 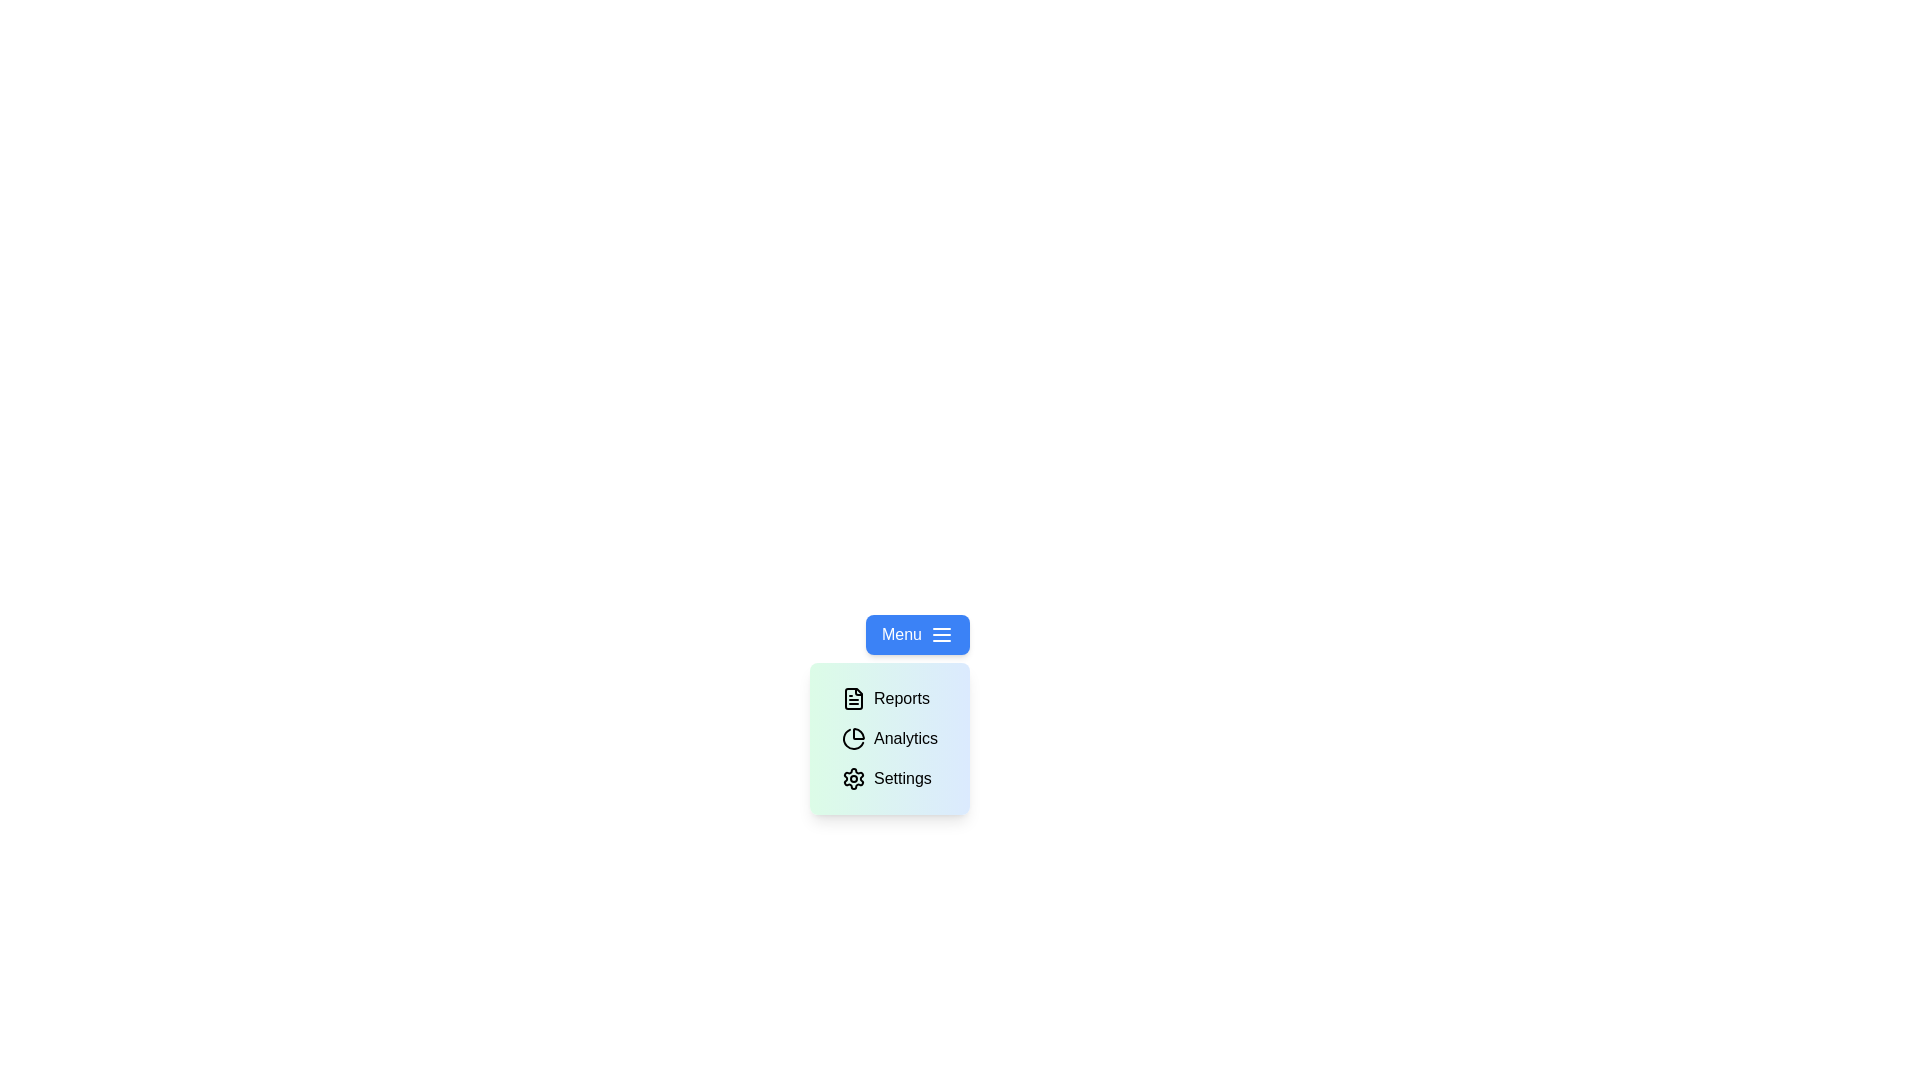 What do you see at coordinates (916, 635) in the screenshot?
I see `the 'Menu' button to toggle the dropdown menu visibility` at bounding box center [916, 635].